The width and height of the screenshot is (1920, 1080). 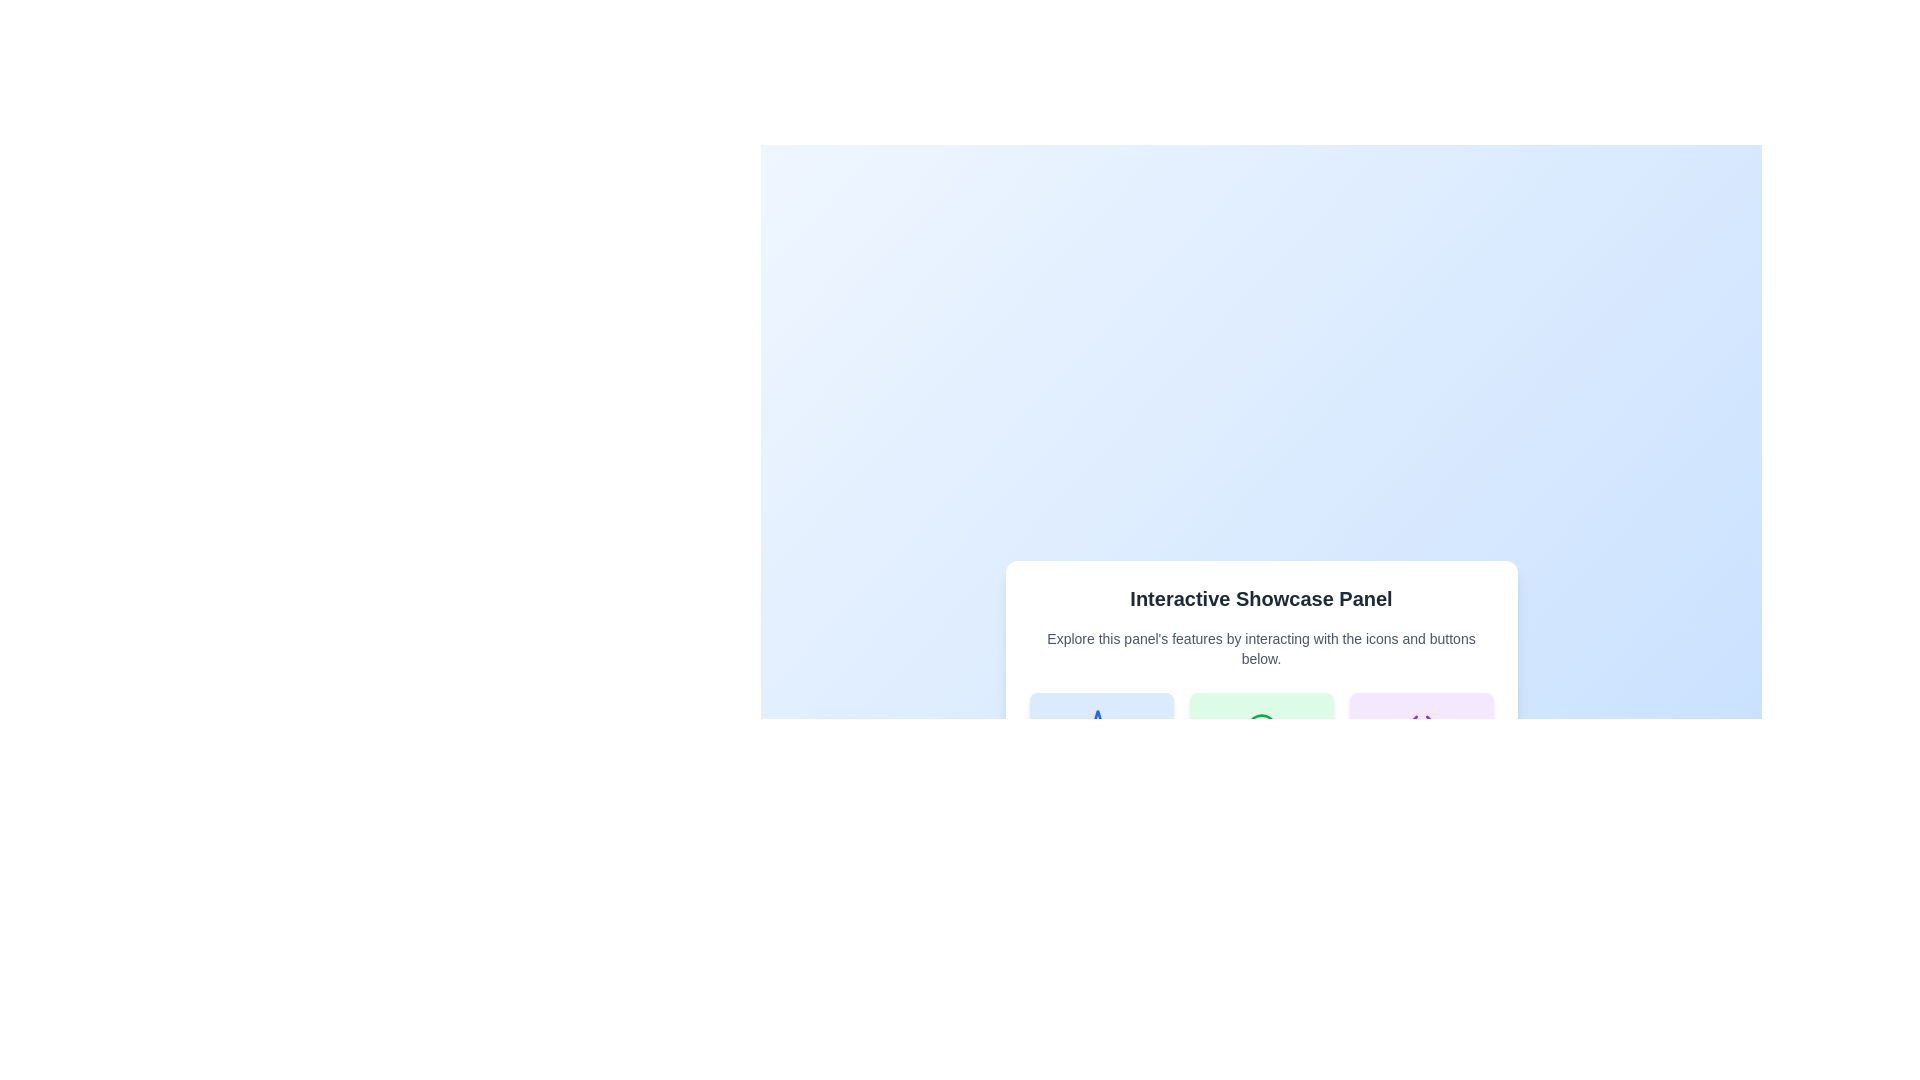 What do you see at coordinates (1260, 725) in the screenshot?
I see `curved arc element that forms the upper part of the eye symbol located in the center of the green button in the Interactive Showcase Panel` at bounding box center [1260, 725].